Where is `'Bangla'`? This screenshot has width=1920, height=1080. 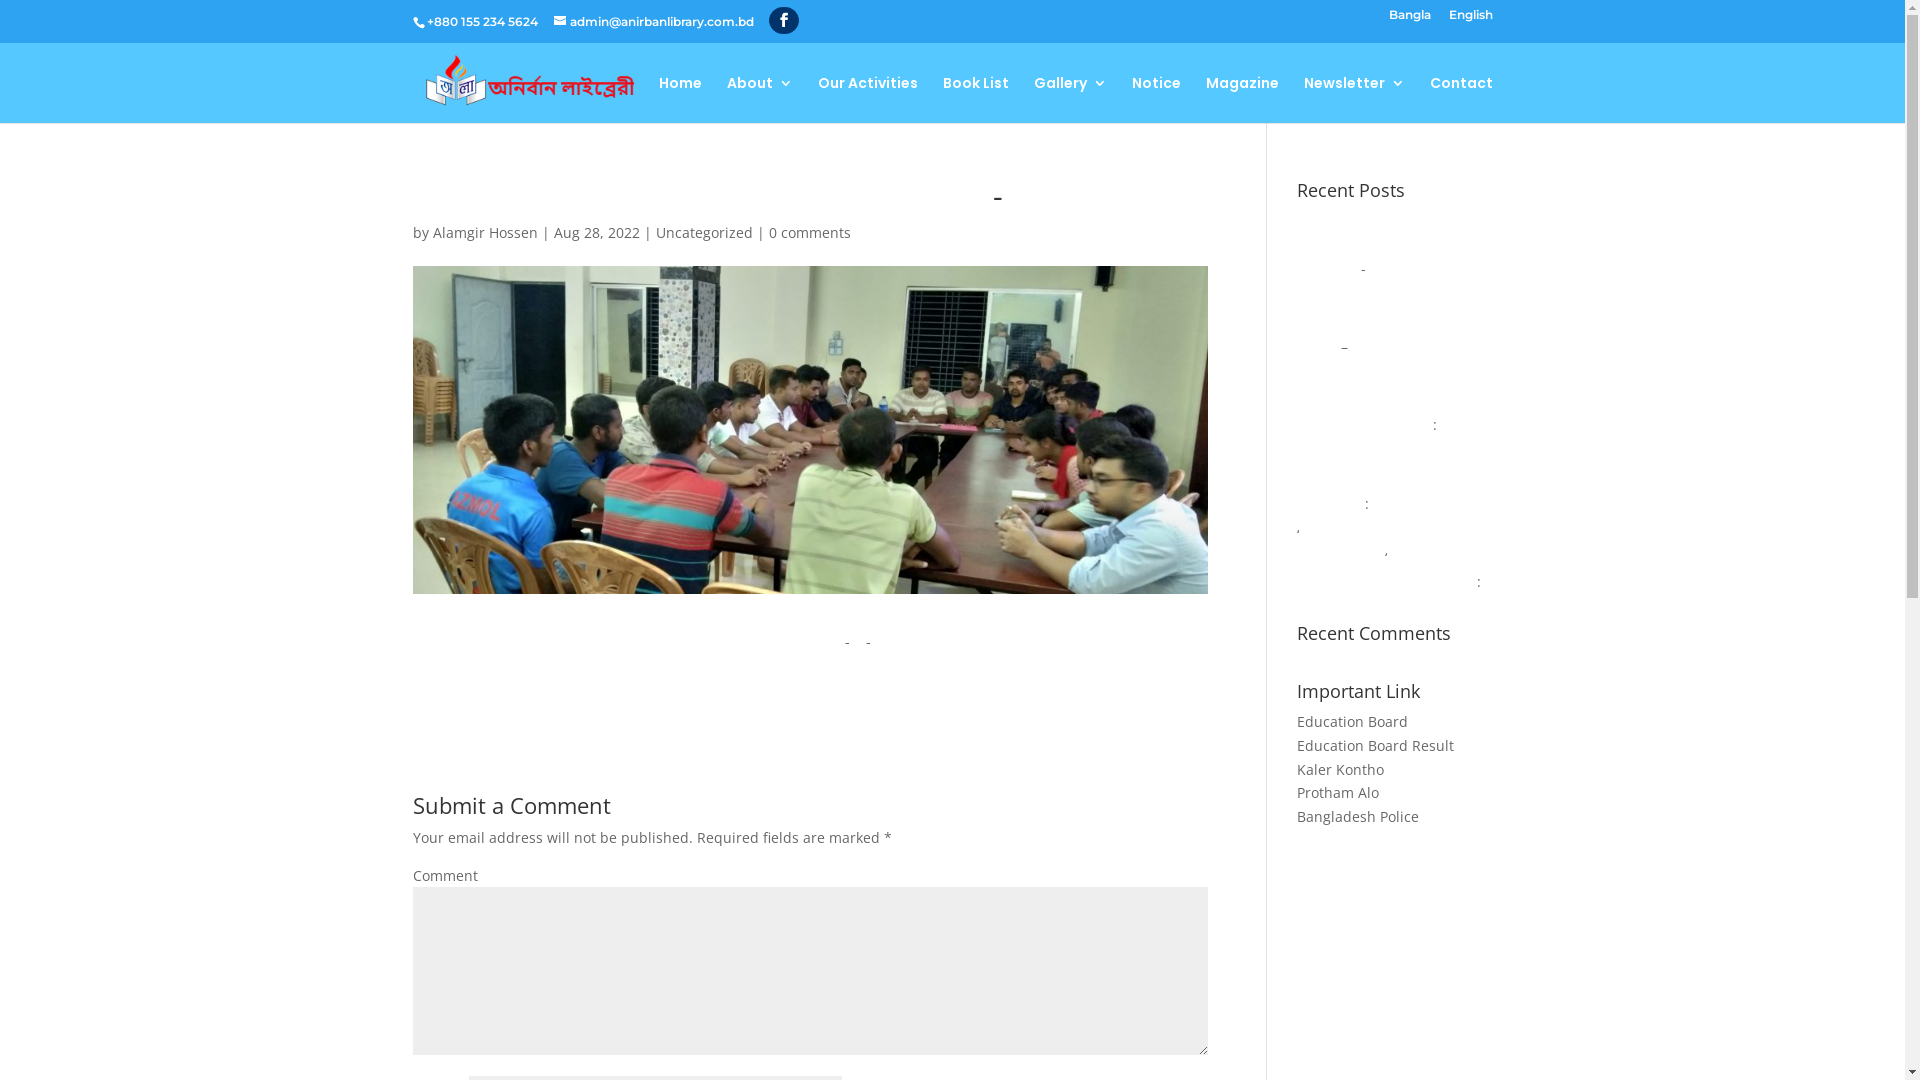 'Bangla' is located at coordinates (1408, 19).